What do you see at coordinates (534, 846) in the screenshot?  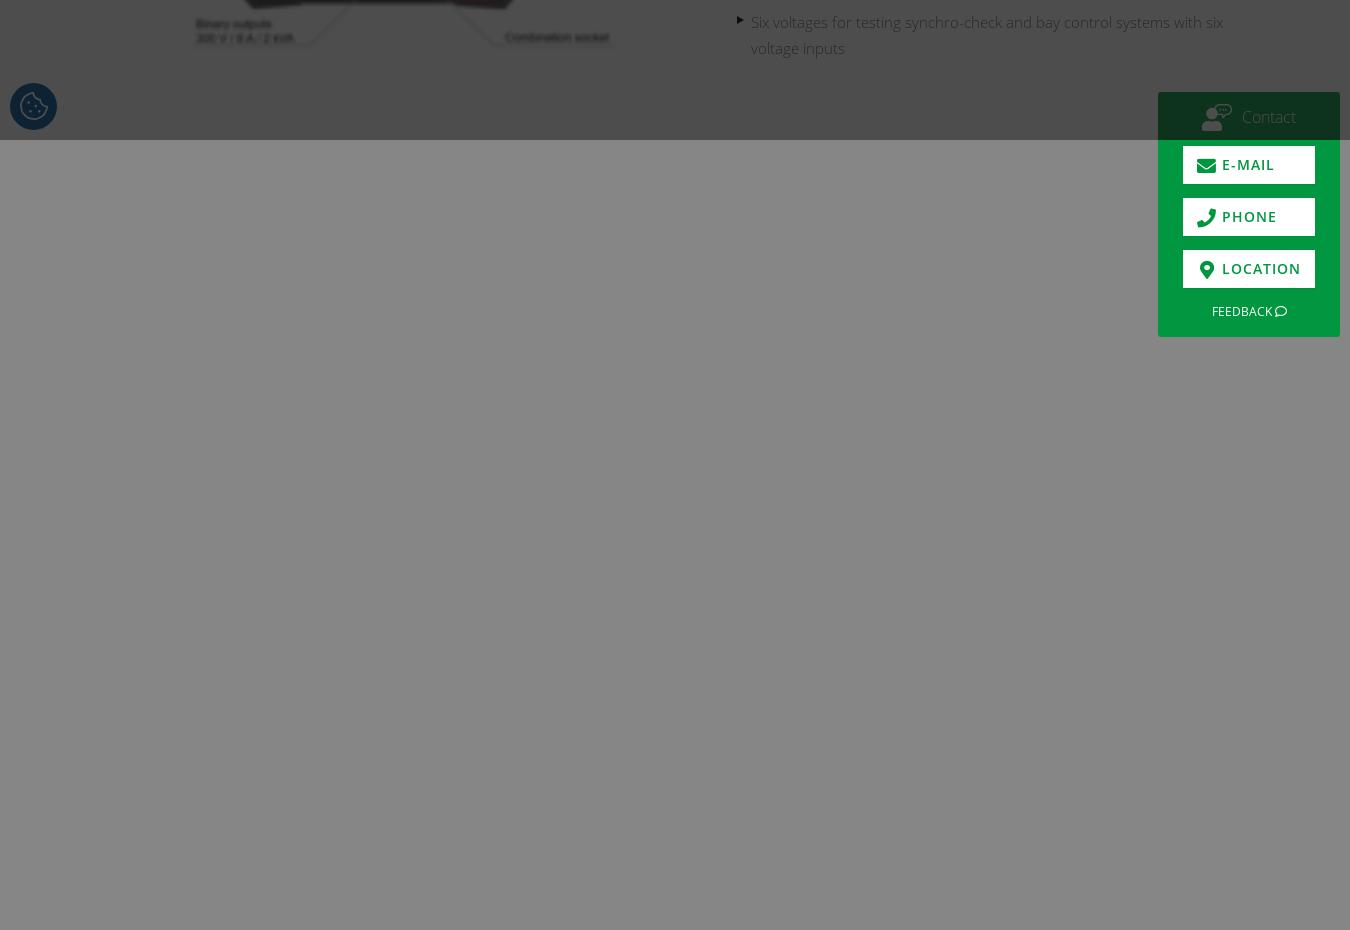 I see `'With this software the CMC test set becomes a multifunctional measurement and recording unit. You can use EnerLyzer Live in parallel with the software used for operating your CMC.'` at bounding box center [534, 846].